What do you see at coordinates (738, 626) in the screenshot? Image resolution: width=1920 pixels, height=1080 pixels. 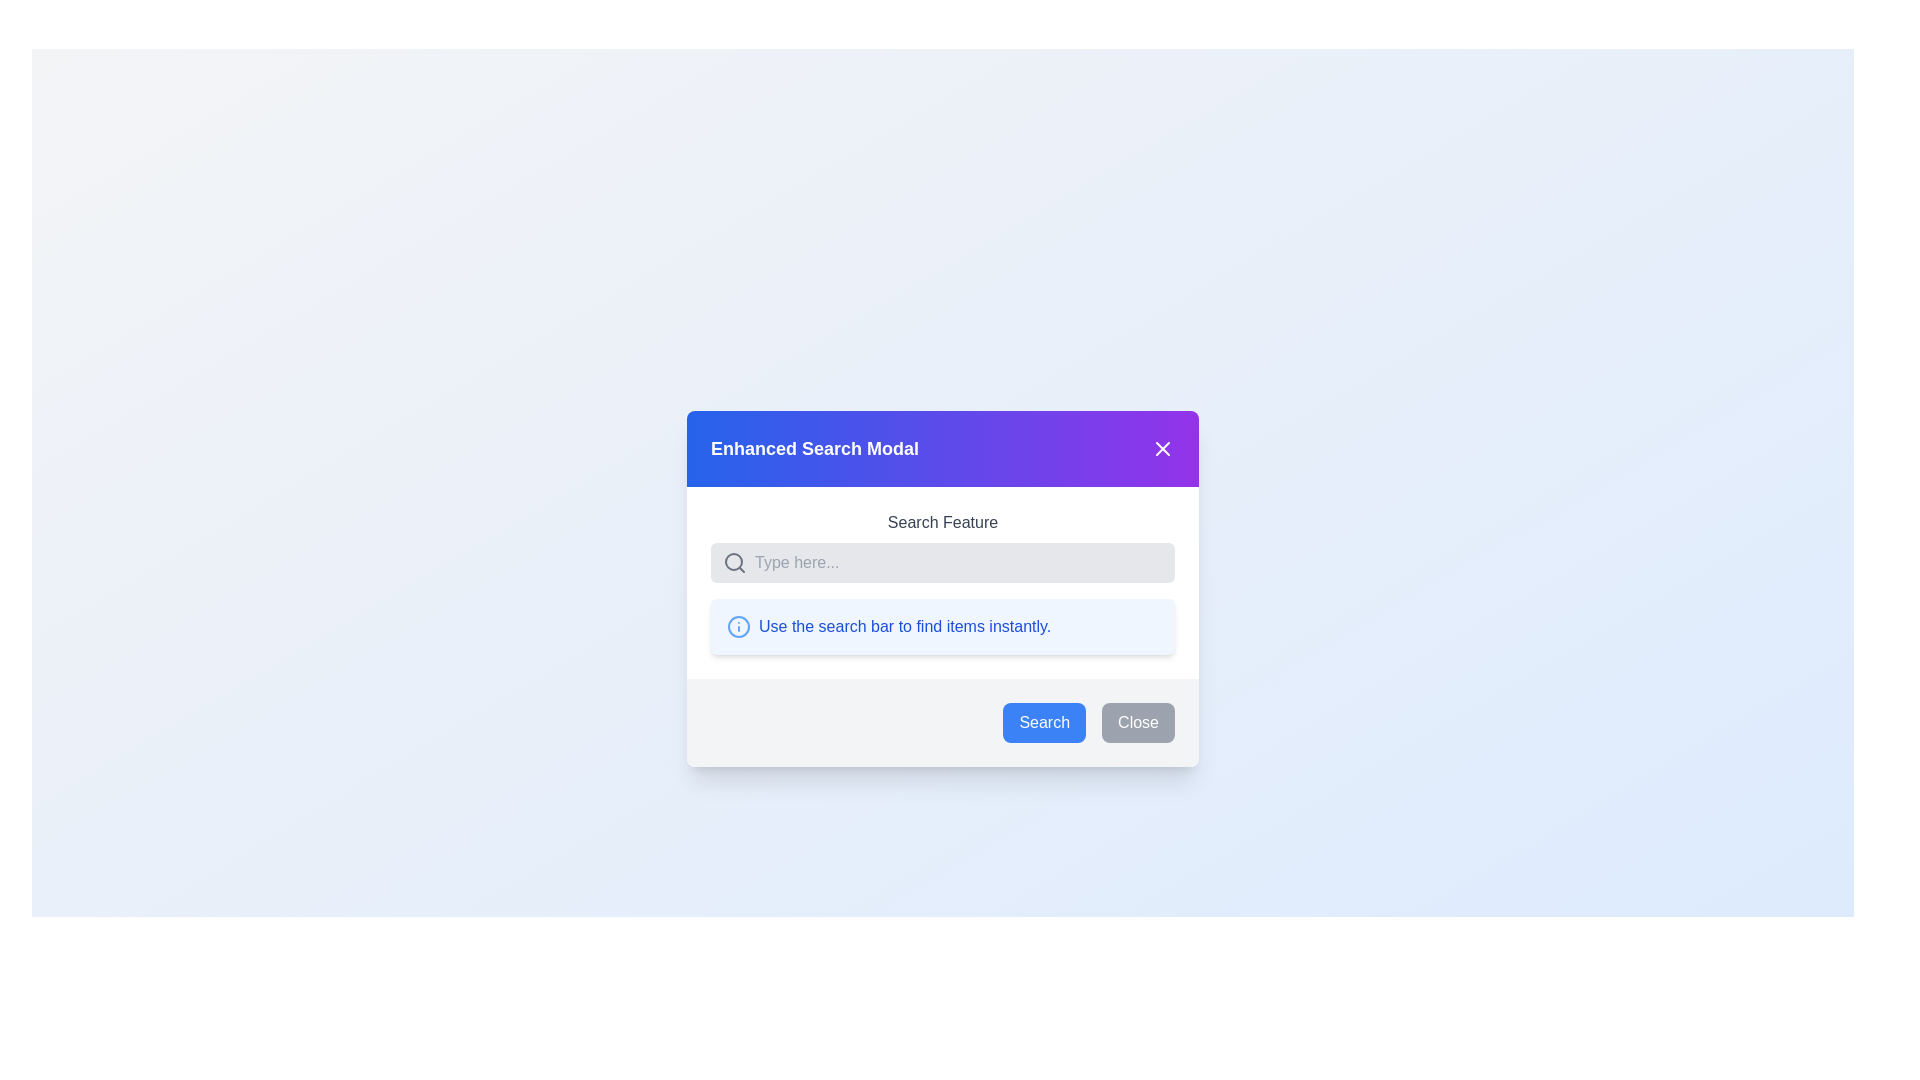 I see `the informational icon located to the left of the text 'Use the search bar to find items instantly.'` at bounding box center [738, 626].